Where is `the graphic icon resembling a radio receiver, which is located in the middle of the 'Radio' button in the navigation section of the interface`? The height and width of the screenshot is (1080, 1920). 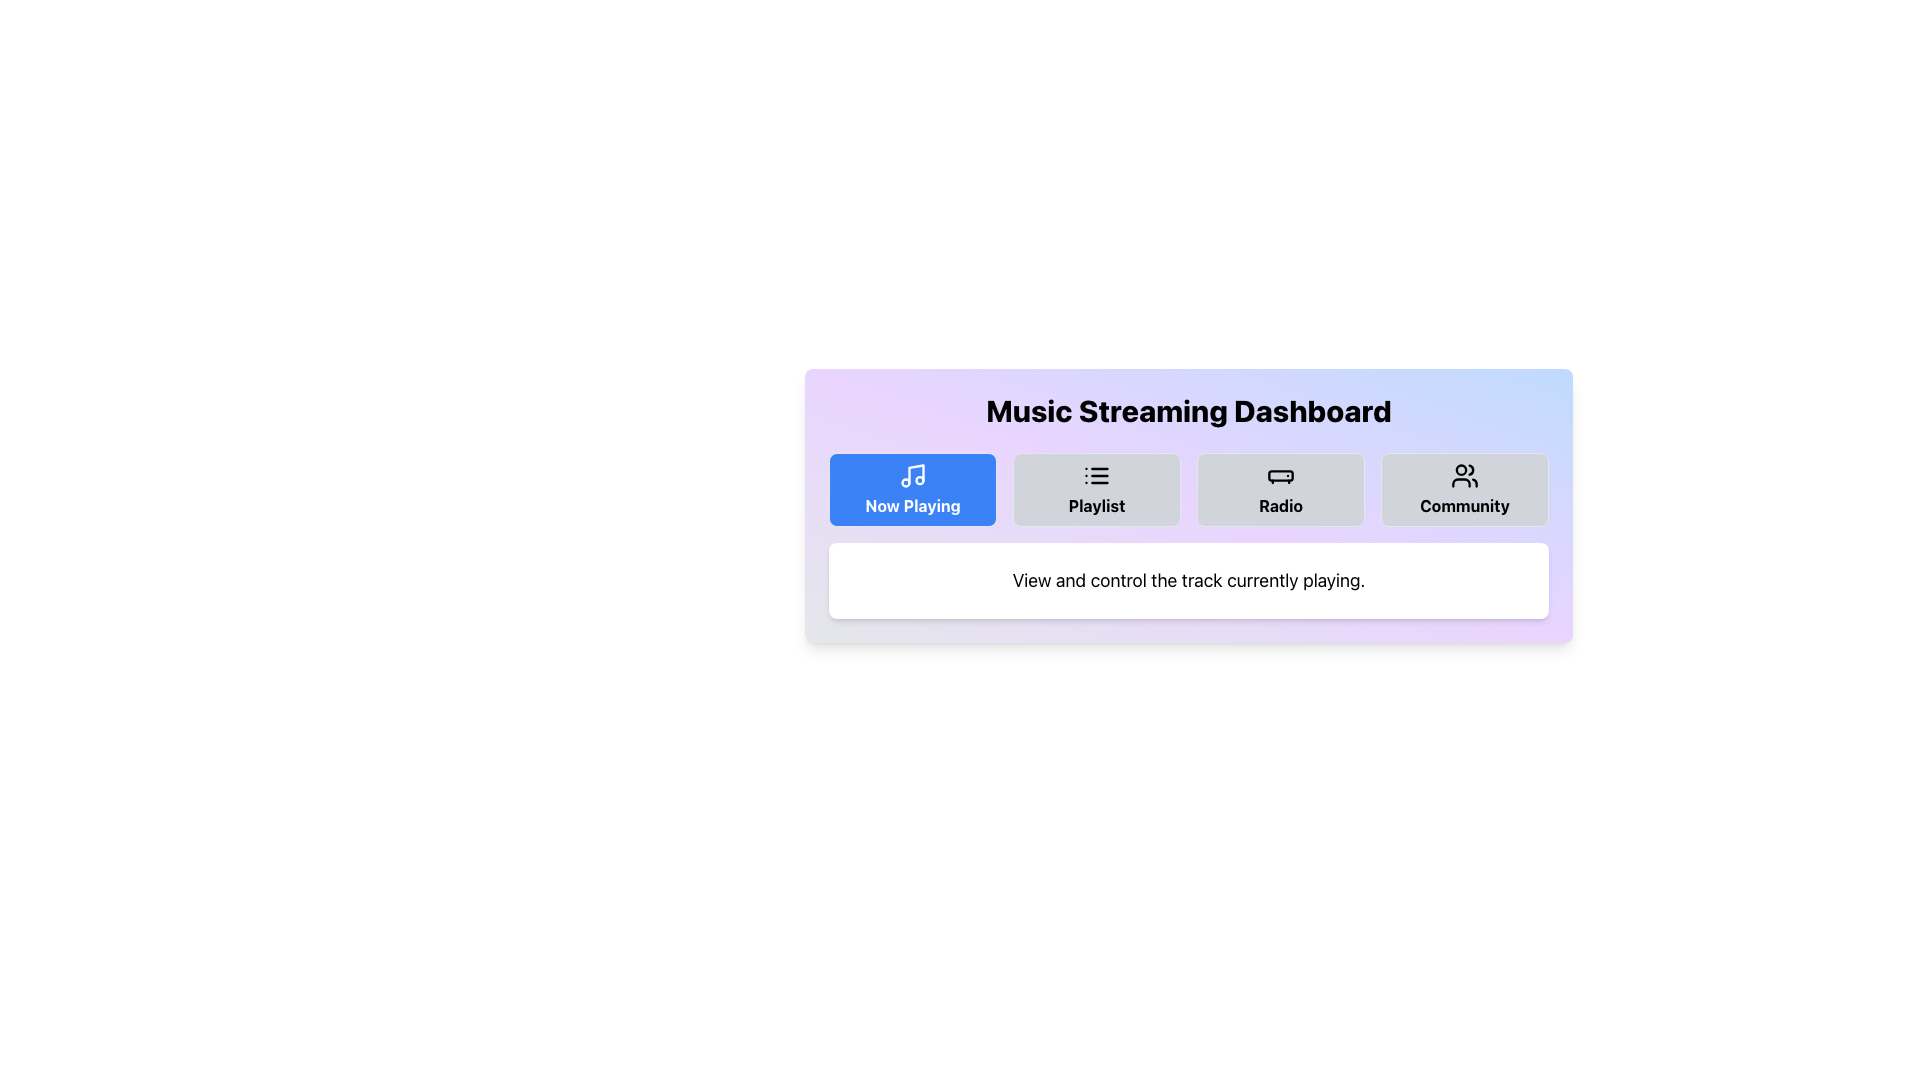
the graphic icon resembling a radio receiver, which is located in the middle of the 'Radio' button in the navigation section of the interface is located at coordinates (1281, 475).